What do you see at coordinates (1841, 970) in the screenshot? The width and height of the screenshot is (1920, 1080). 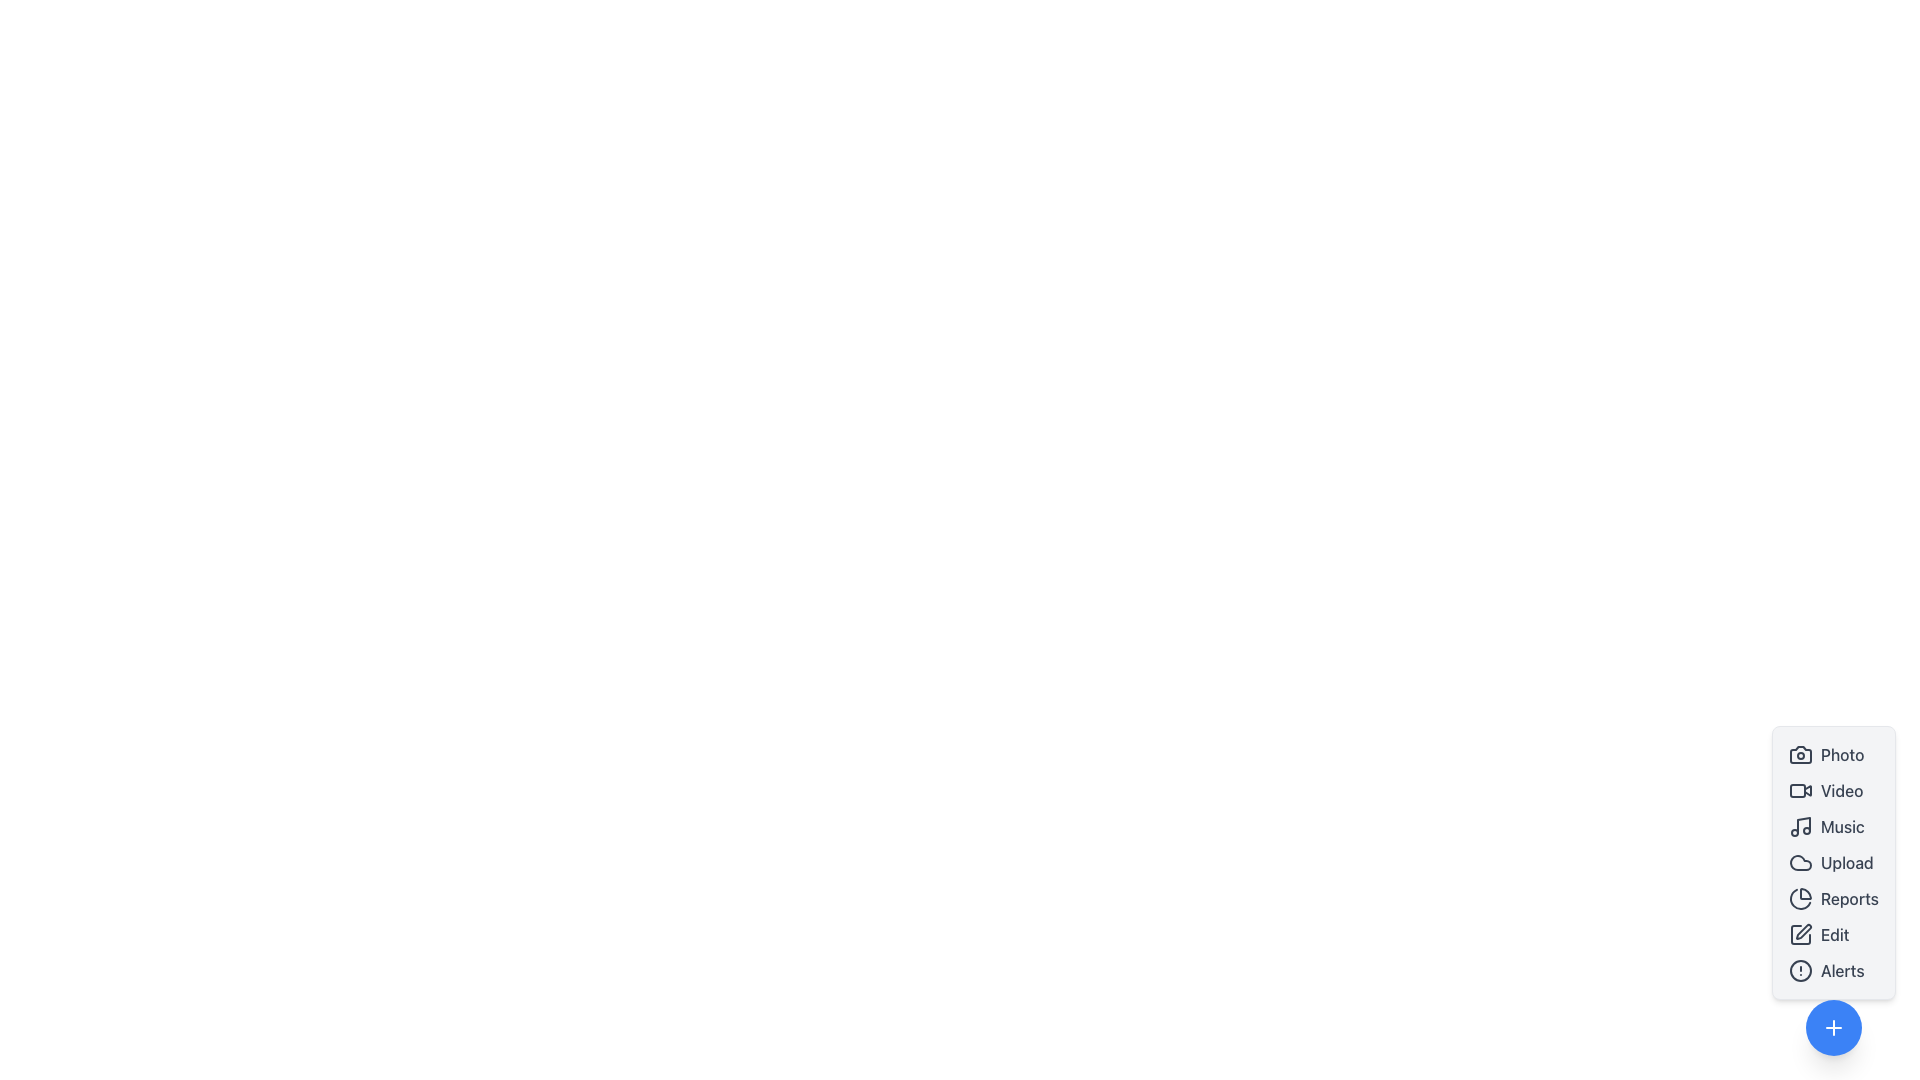 I see `the static text label that serves as an informational label and navigational link, located at the last position in the vertically aligned menu on the right side of the interface` at bounding box center [1841, 970].